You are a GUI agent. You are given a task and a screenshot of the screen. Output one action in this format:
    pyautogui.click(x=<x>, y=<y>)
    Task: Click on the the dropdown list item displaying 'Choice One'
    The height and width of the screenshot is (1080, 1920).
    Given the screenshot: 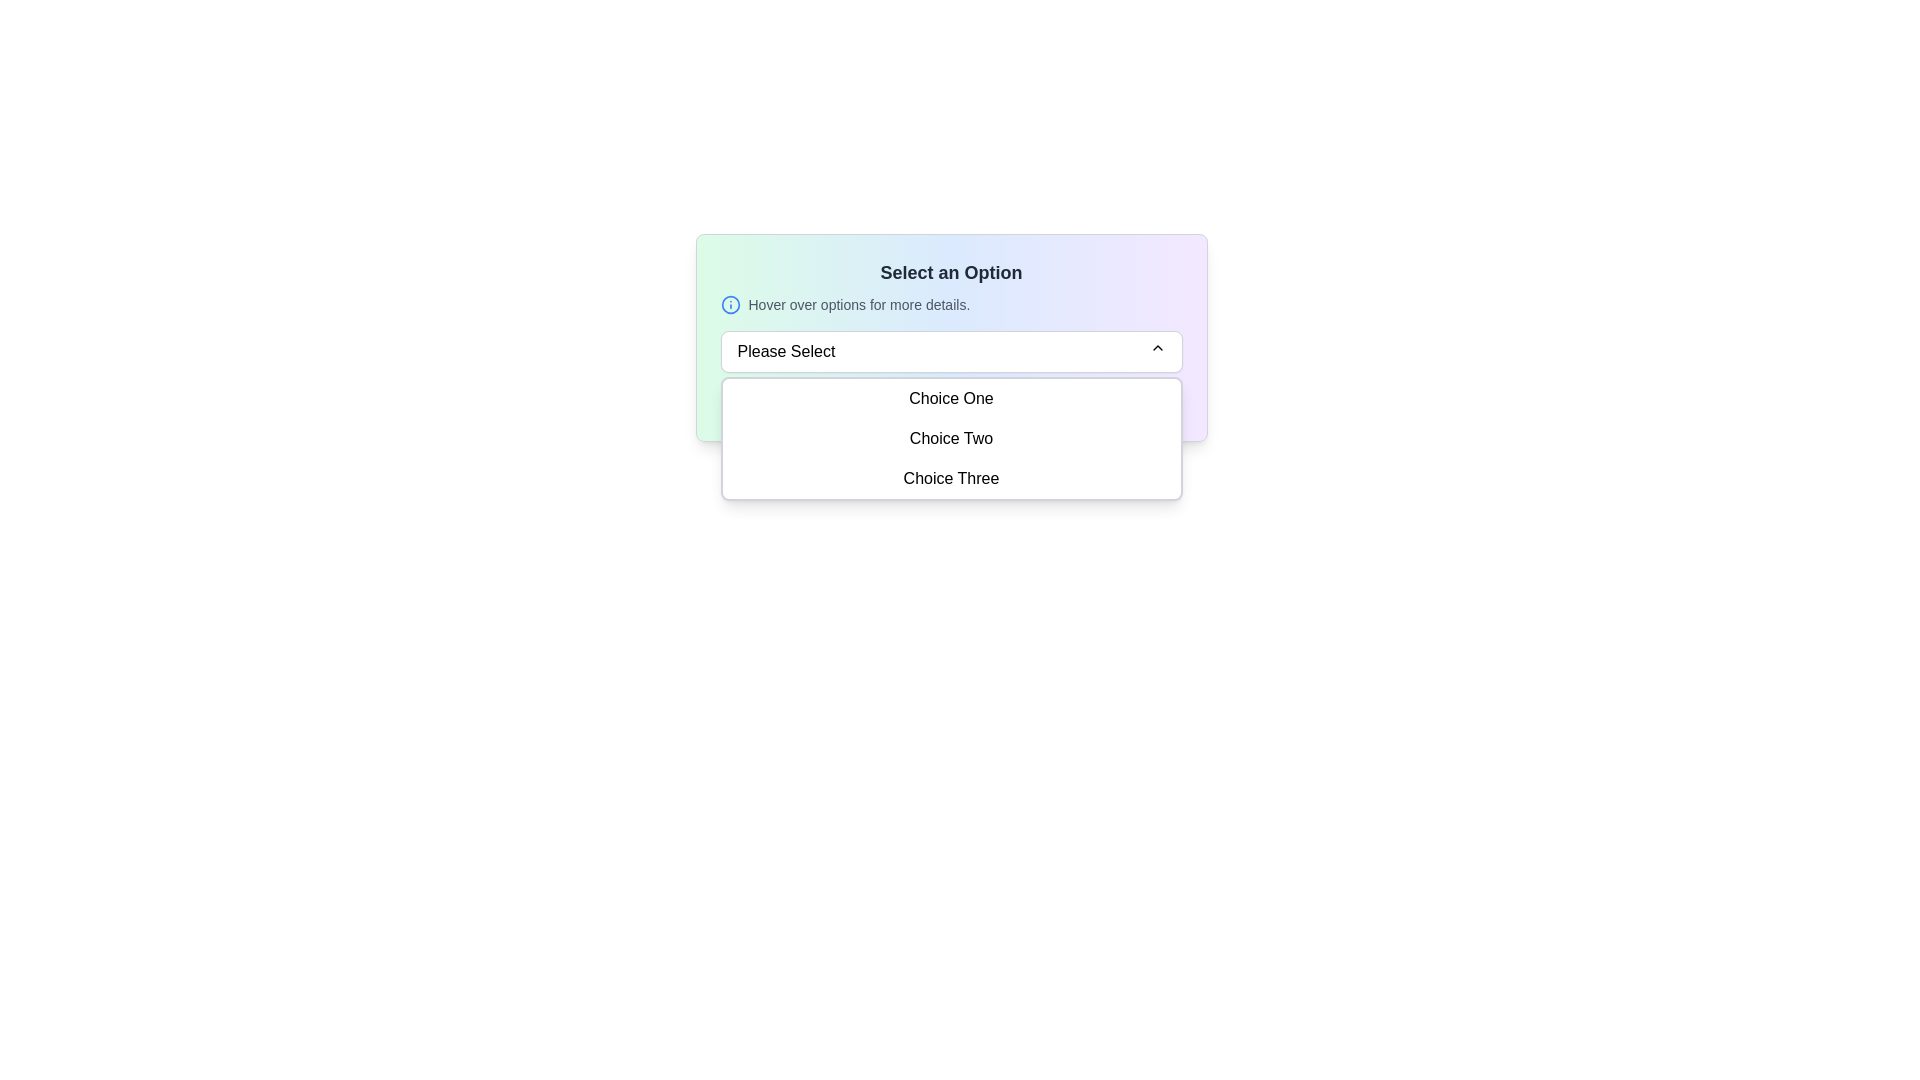 What is the action you would take?
    pyautogui.click(x=950, y=398)
    